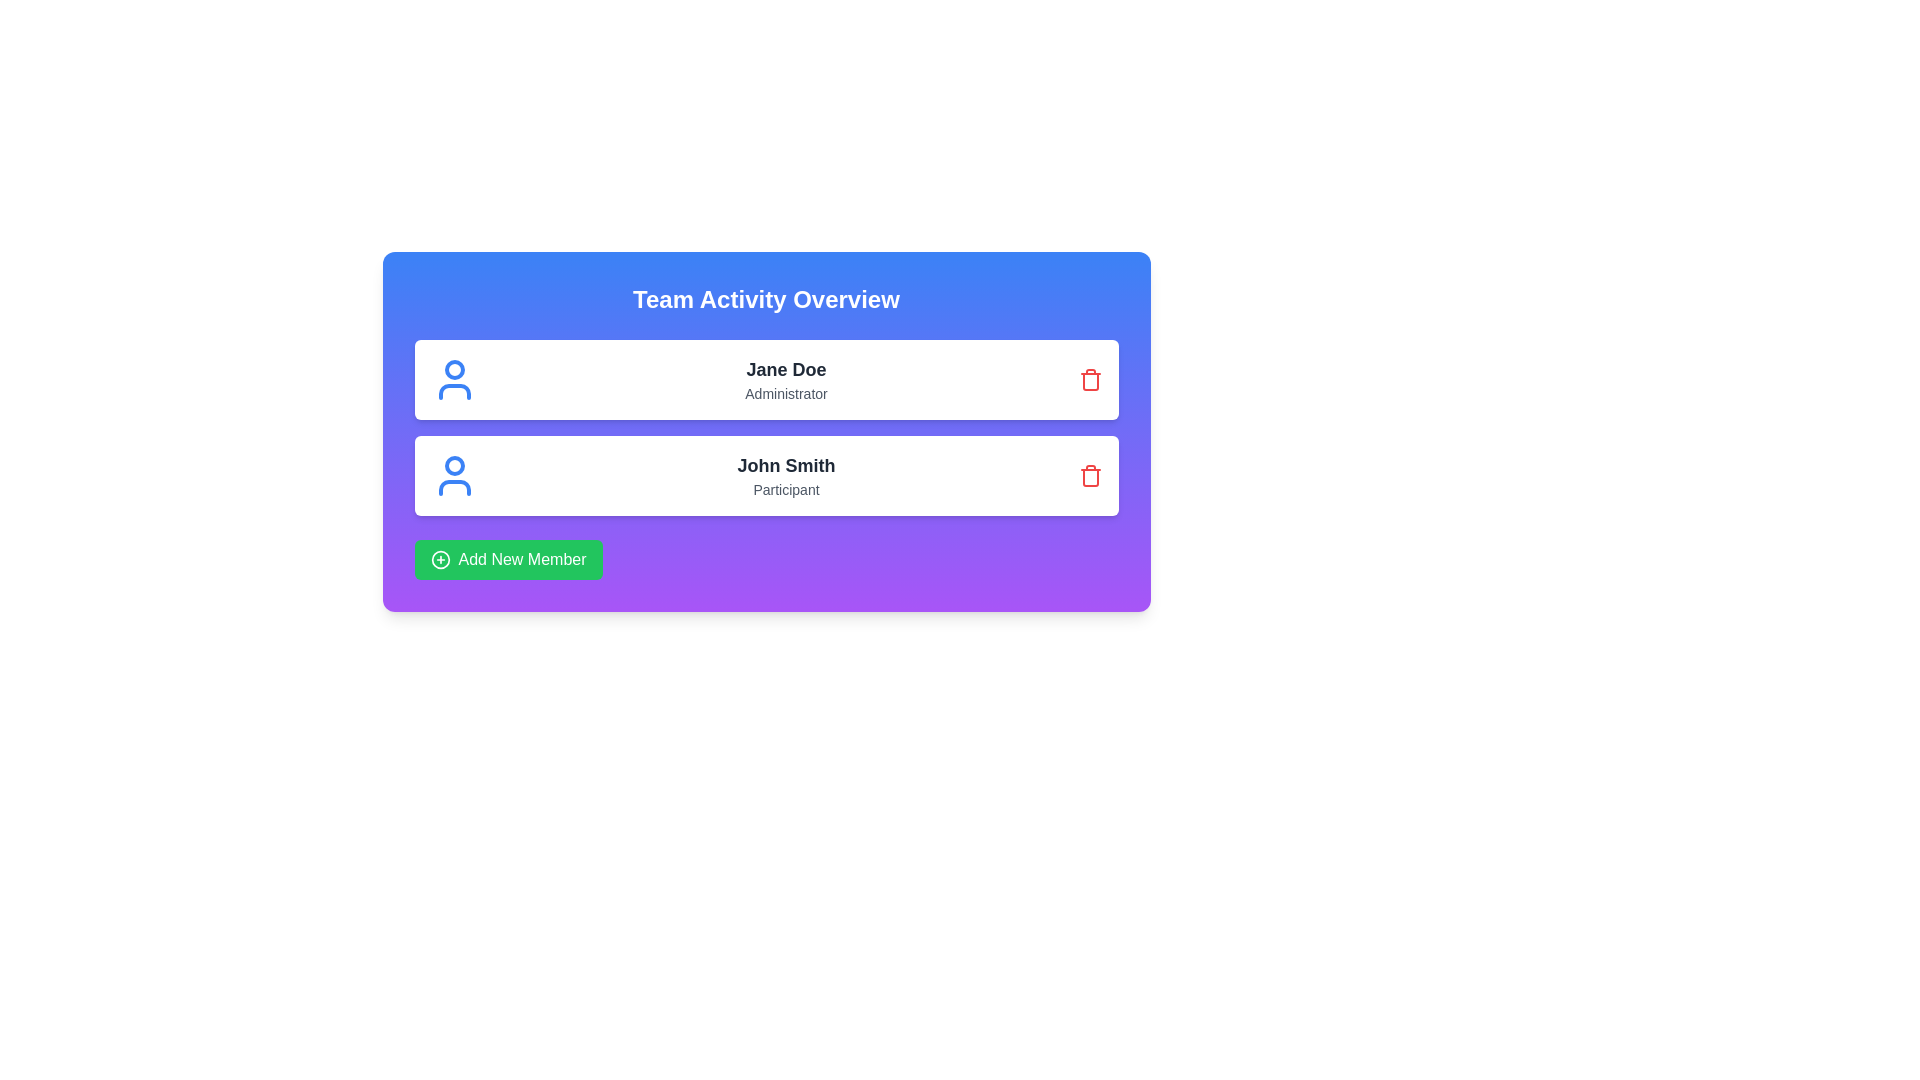 This screenshot has width=1920, height=1080. I want to click on the button at the bottom of the list of team members, so click(508, 559).